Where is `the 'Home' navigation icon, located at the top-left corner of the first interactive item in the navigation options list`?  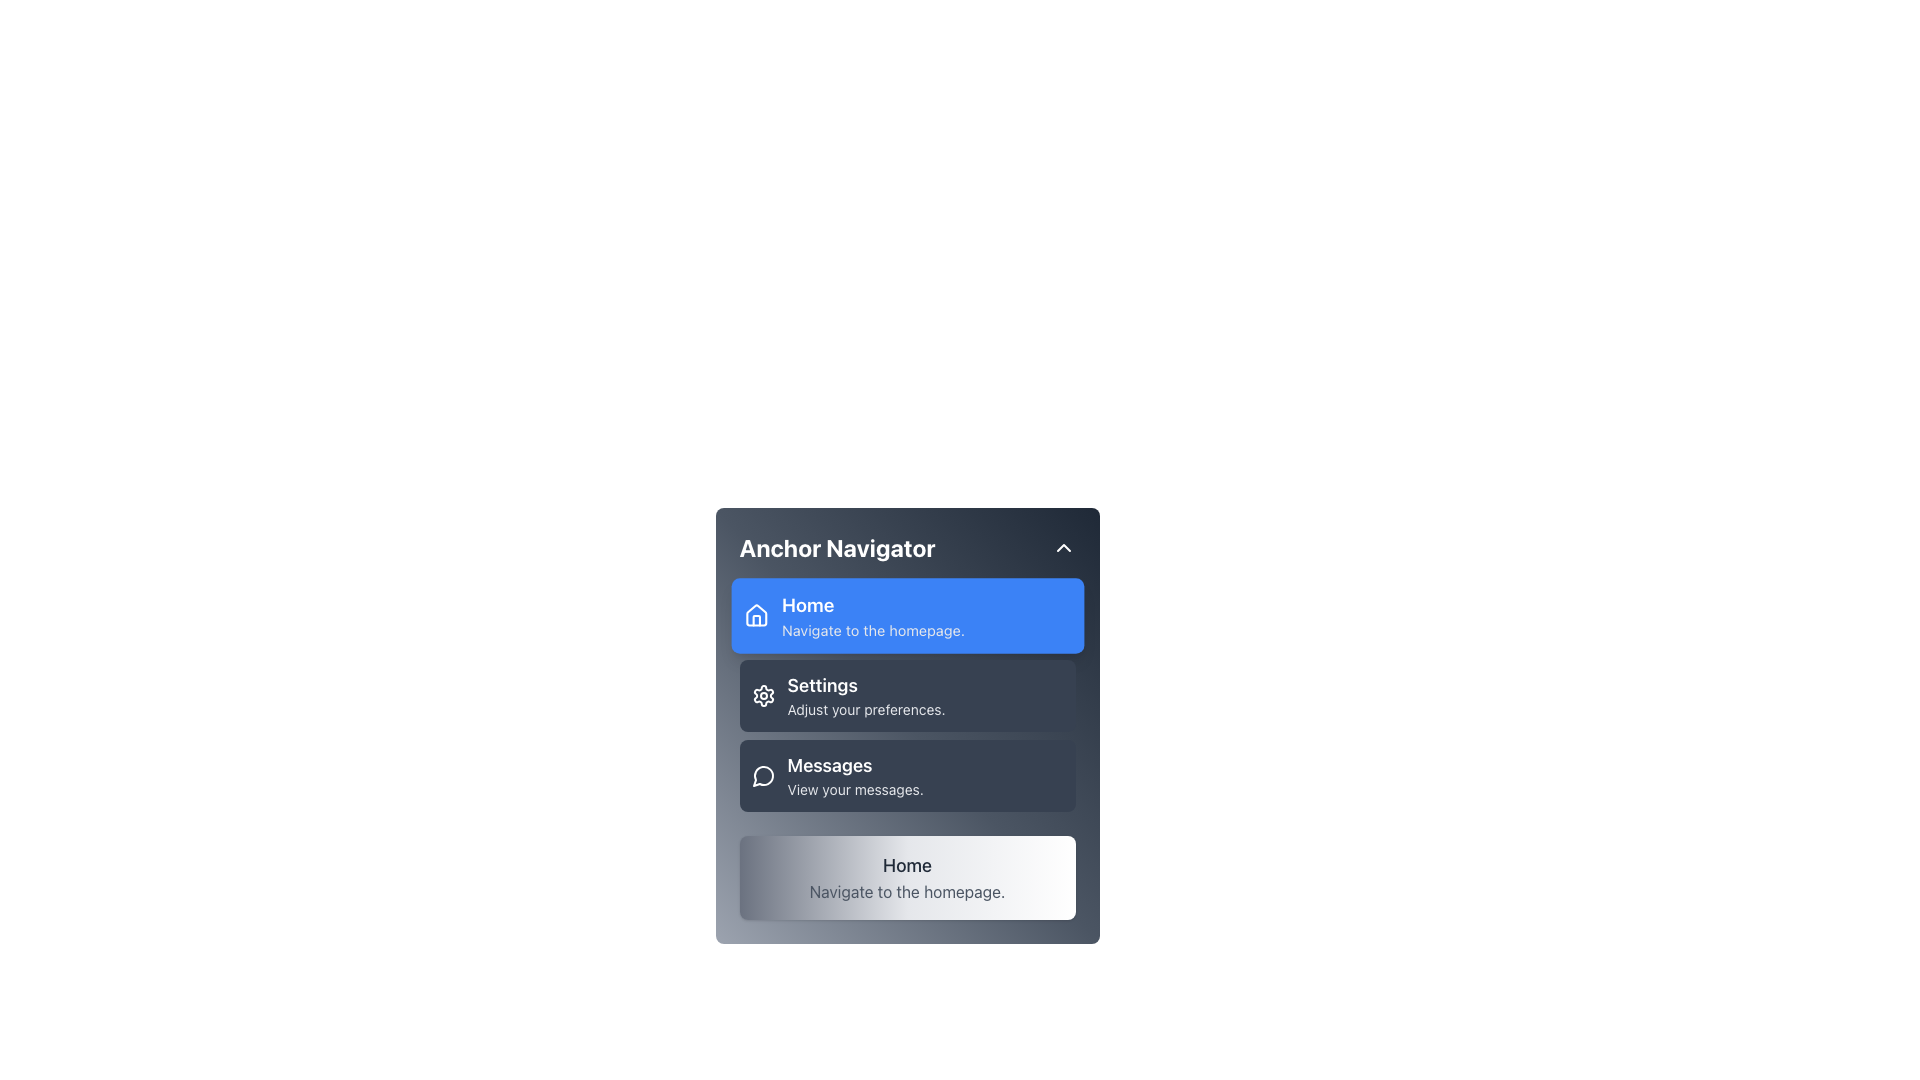 the 'Home' navigation icon, located at the top-left corner of the first interactive item in the navigation options list is located at coordinates (755, 615).